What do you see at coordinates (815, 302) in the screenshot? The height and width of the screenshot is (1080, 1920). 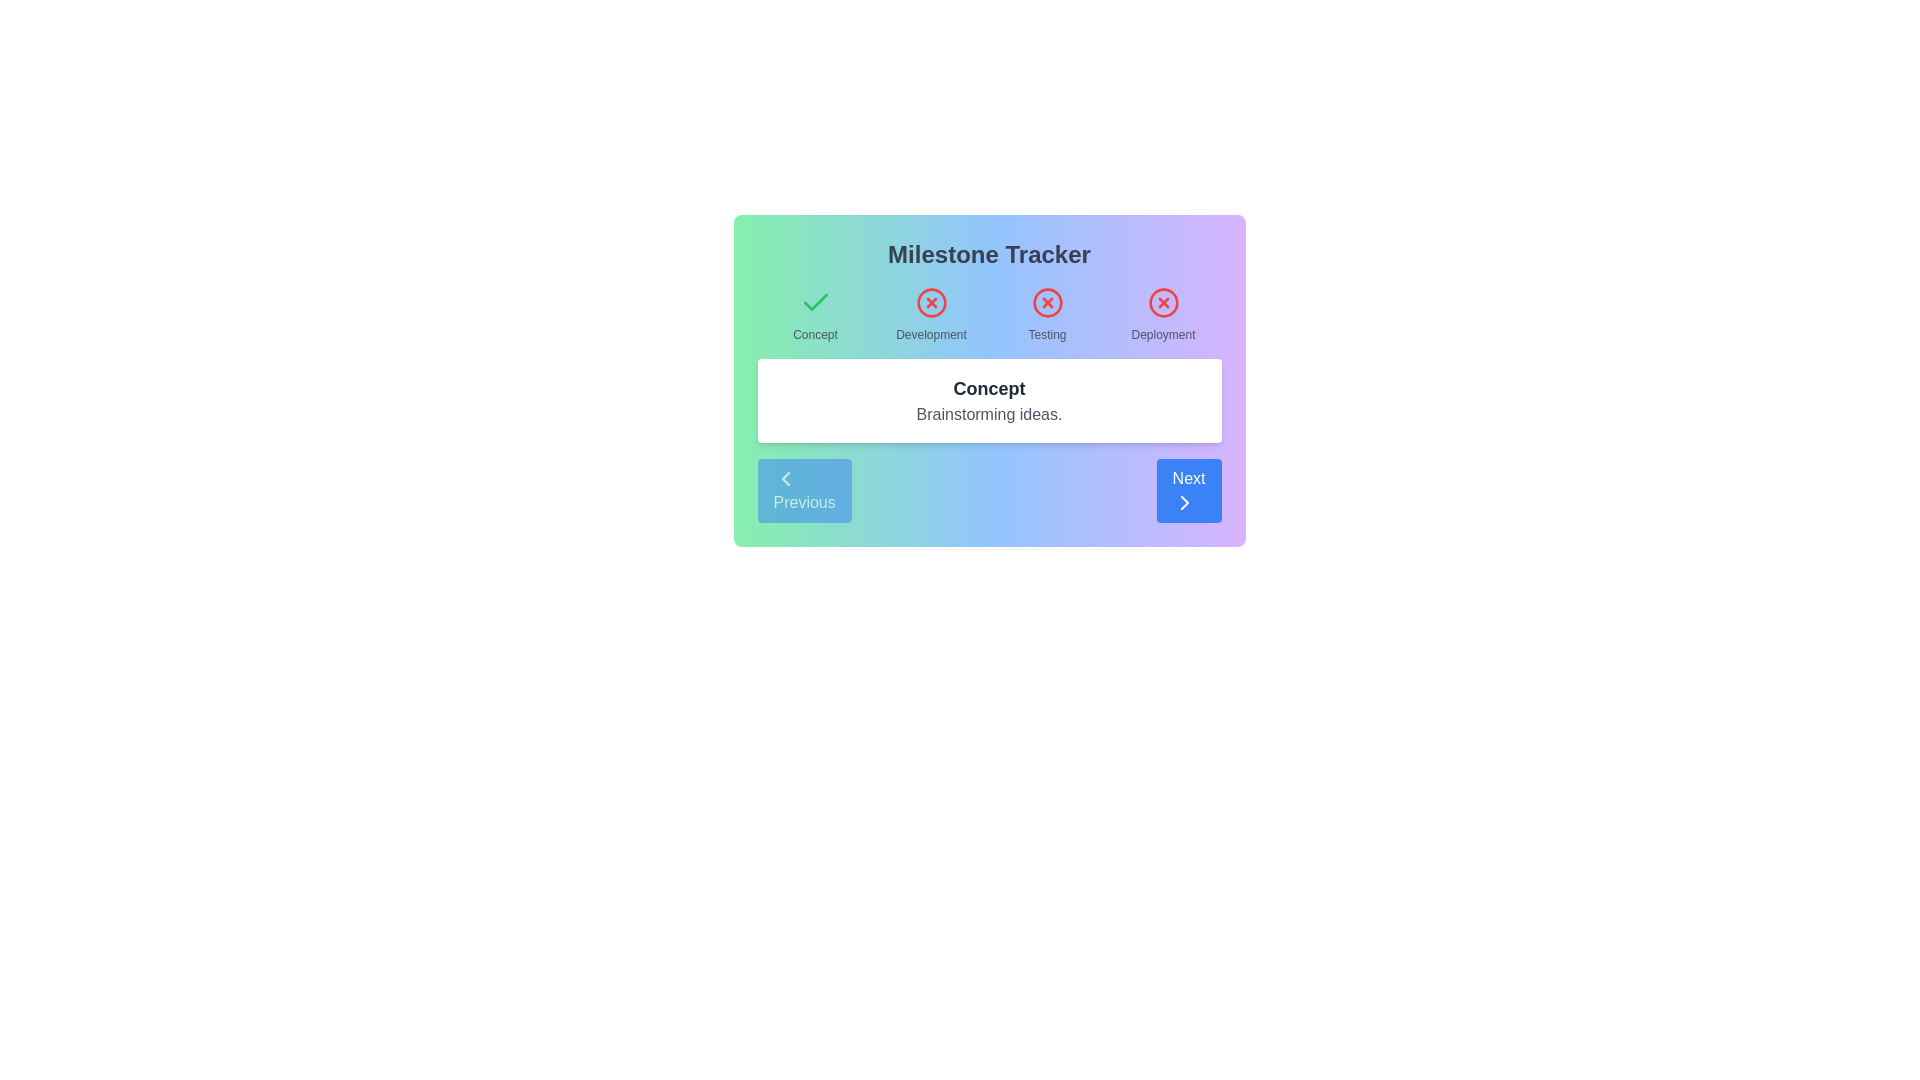 I see `the status of the green checkmark icon indicating completion, positioned above the label 'Concept'` at bounding box center [815, 302].